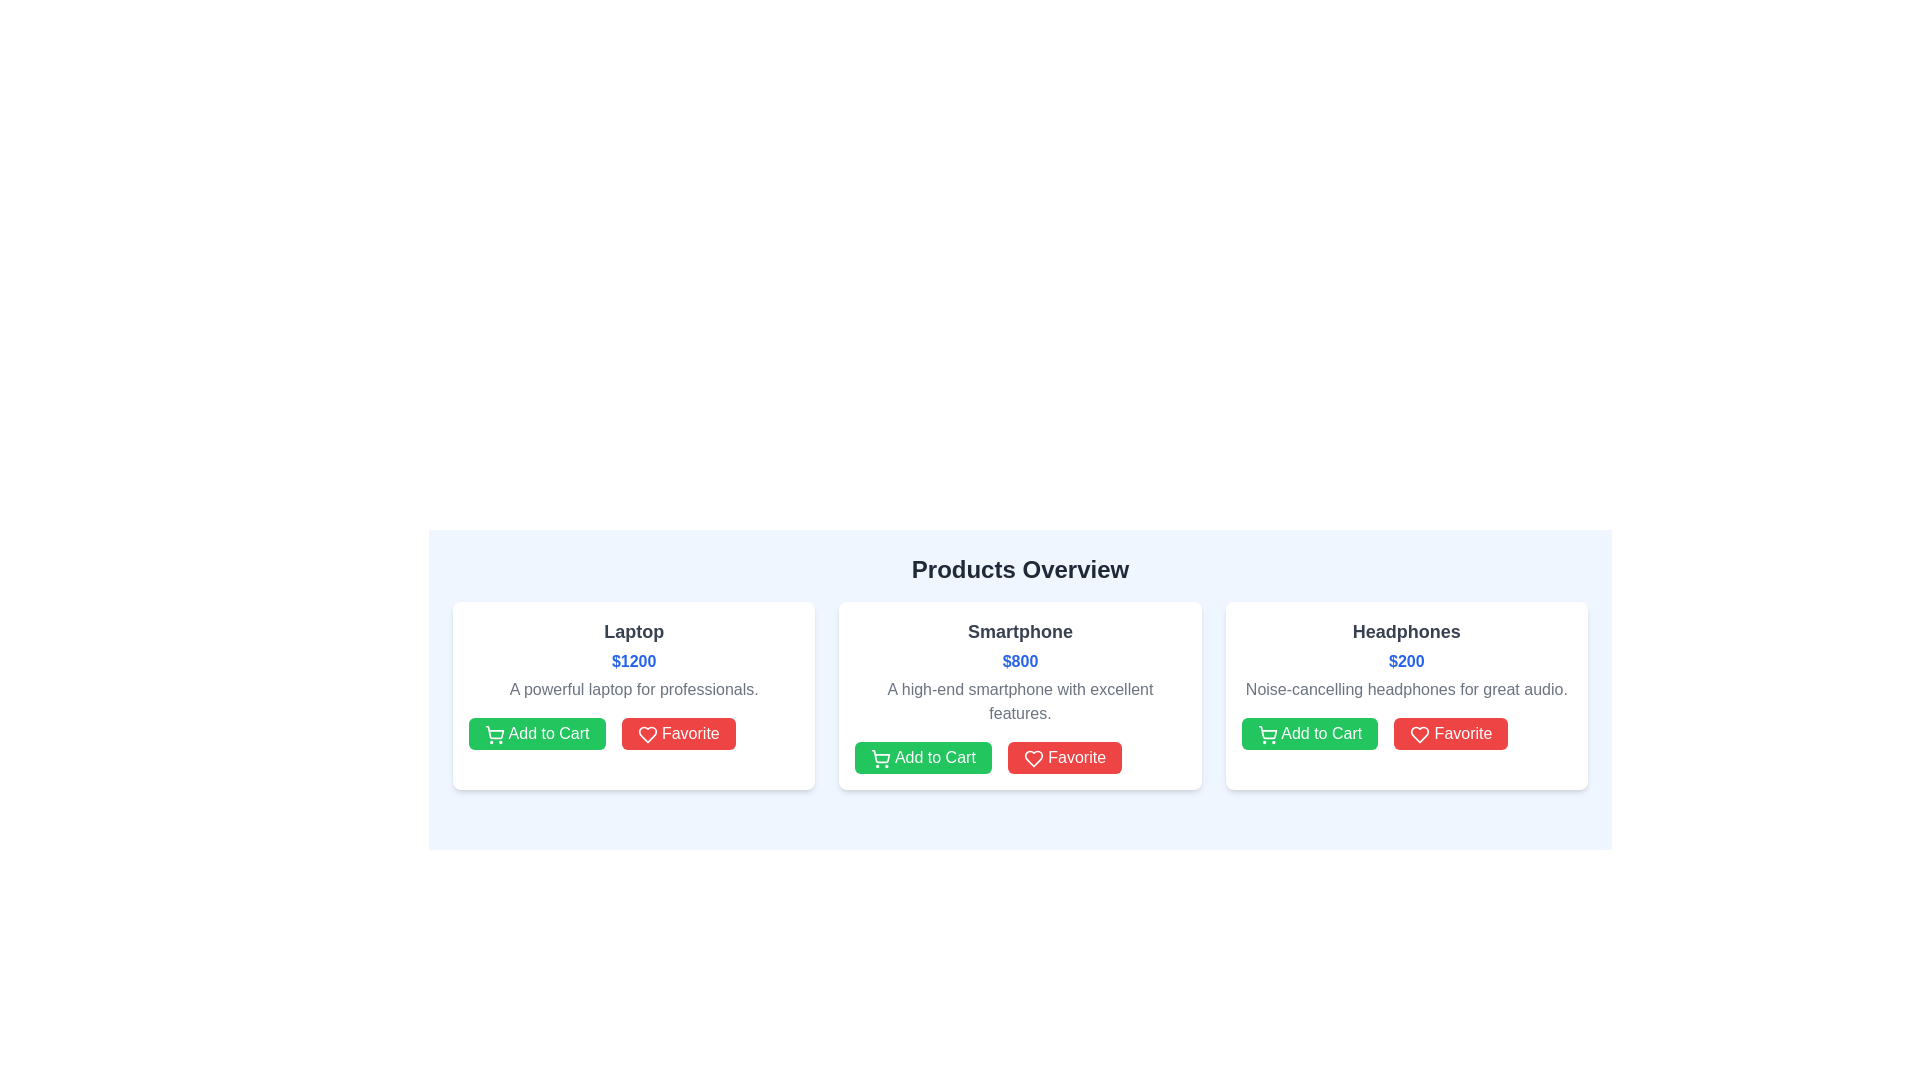 The width and height of the screenshot is (1920, 1080). I want to click on the price tag displaying '$200', which is styled in bold, blue text, located in the card for 'Headphones', directly below the heading text and above the product description and action buttons, so click(1405, 662).